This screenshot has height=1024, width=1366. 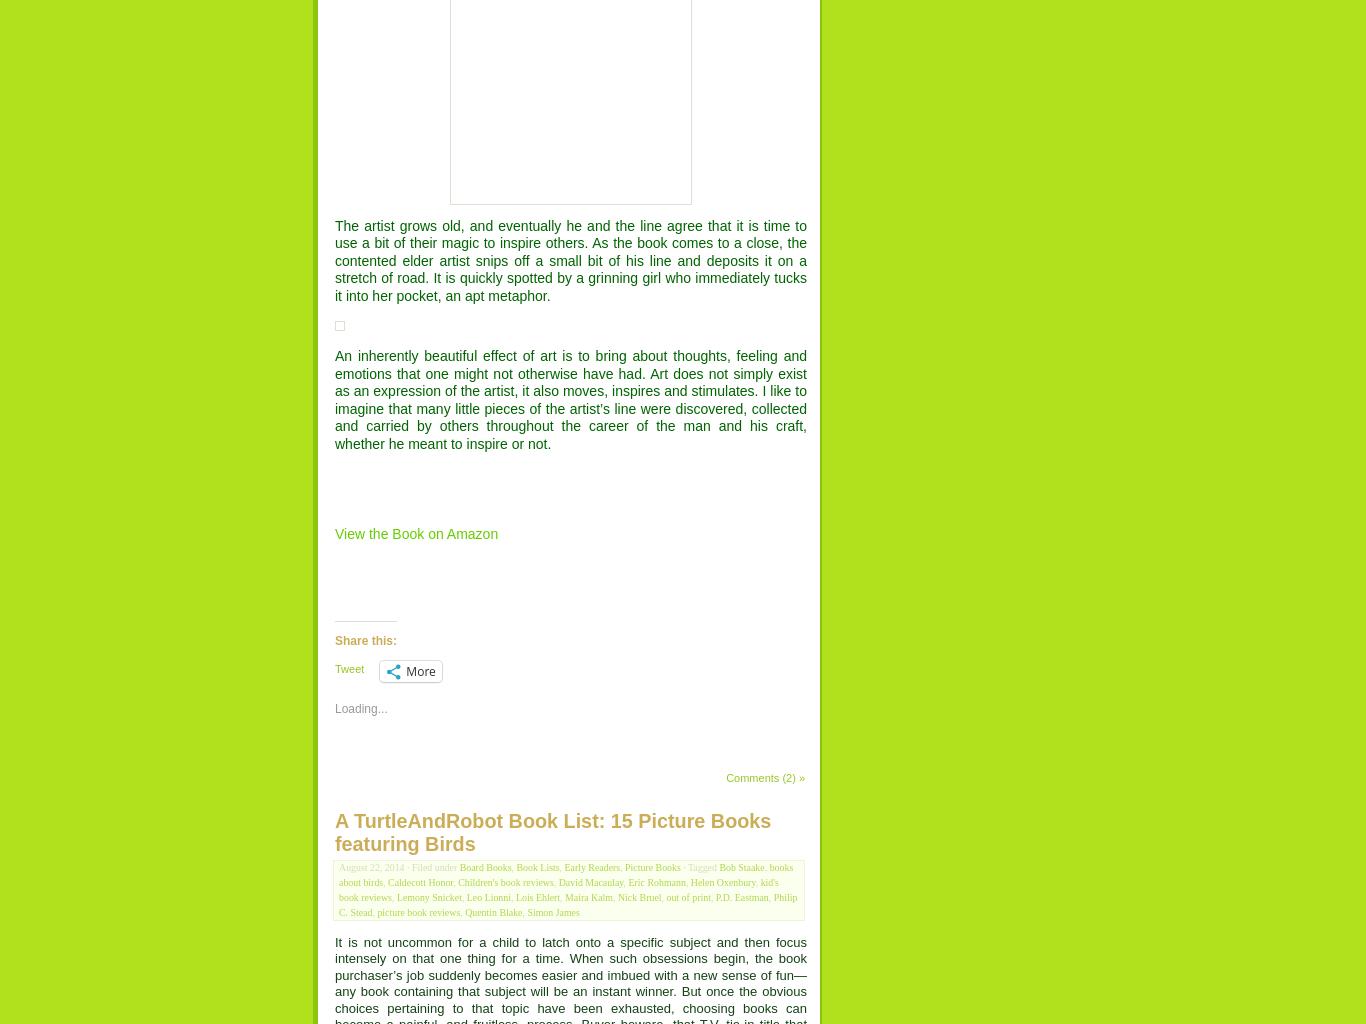 What do you see at coordinates (537, 867) in the screenshot?
I see `'Book Lists'` at bounding box center [537, 867].